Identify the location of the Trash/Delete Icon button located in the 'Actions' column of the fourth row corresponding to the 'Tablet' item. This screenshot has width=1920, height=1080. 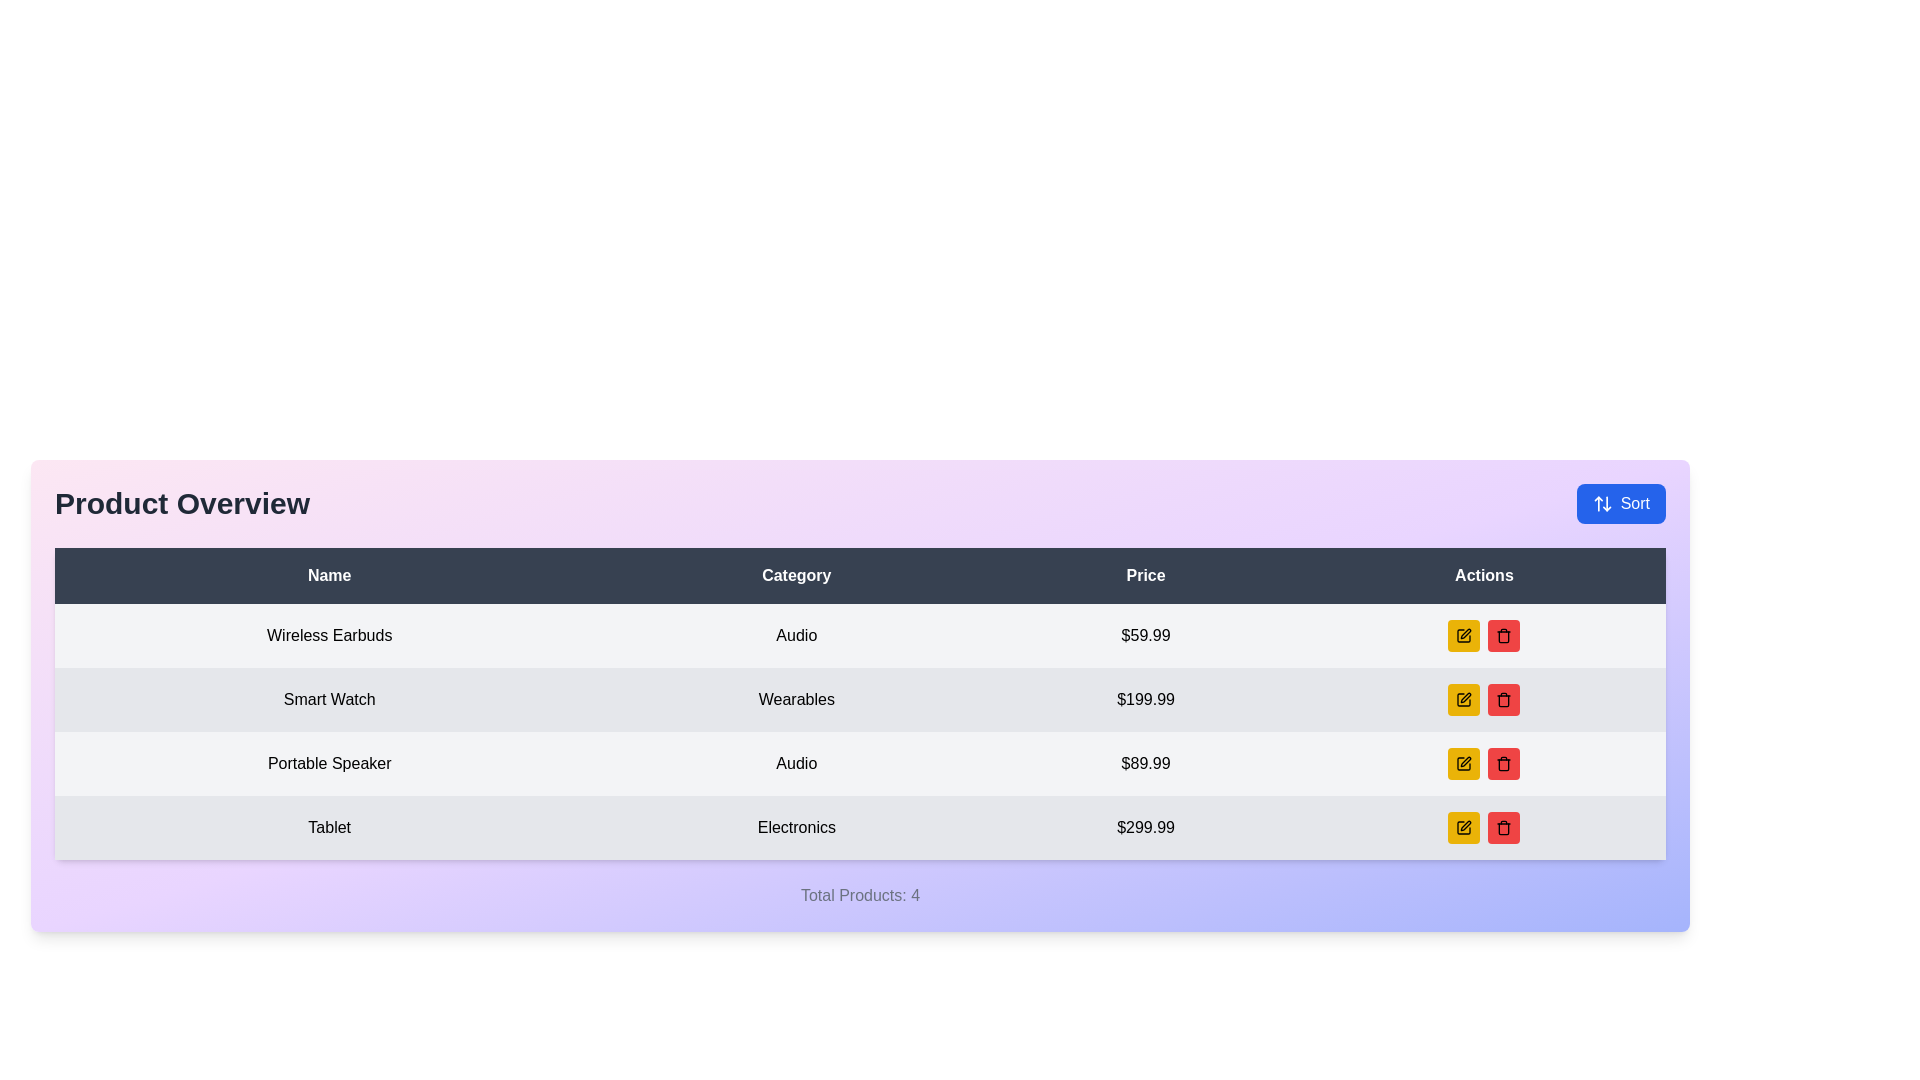
(1504, 763).